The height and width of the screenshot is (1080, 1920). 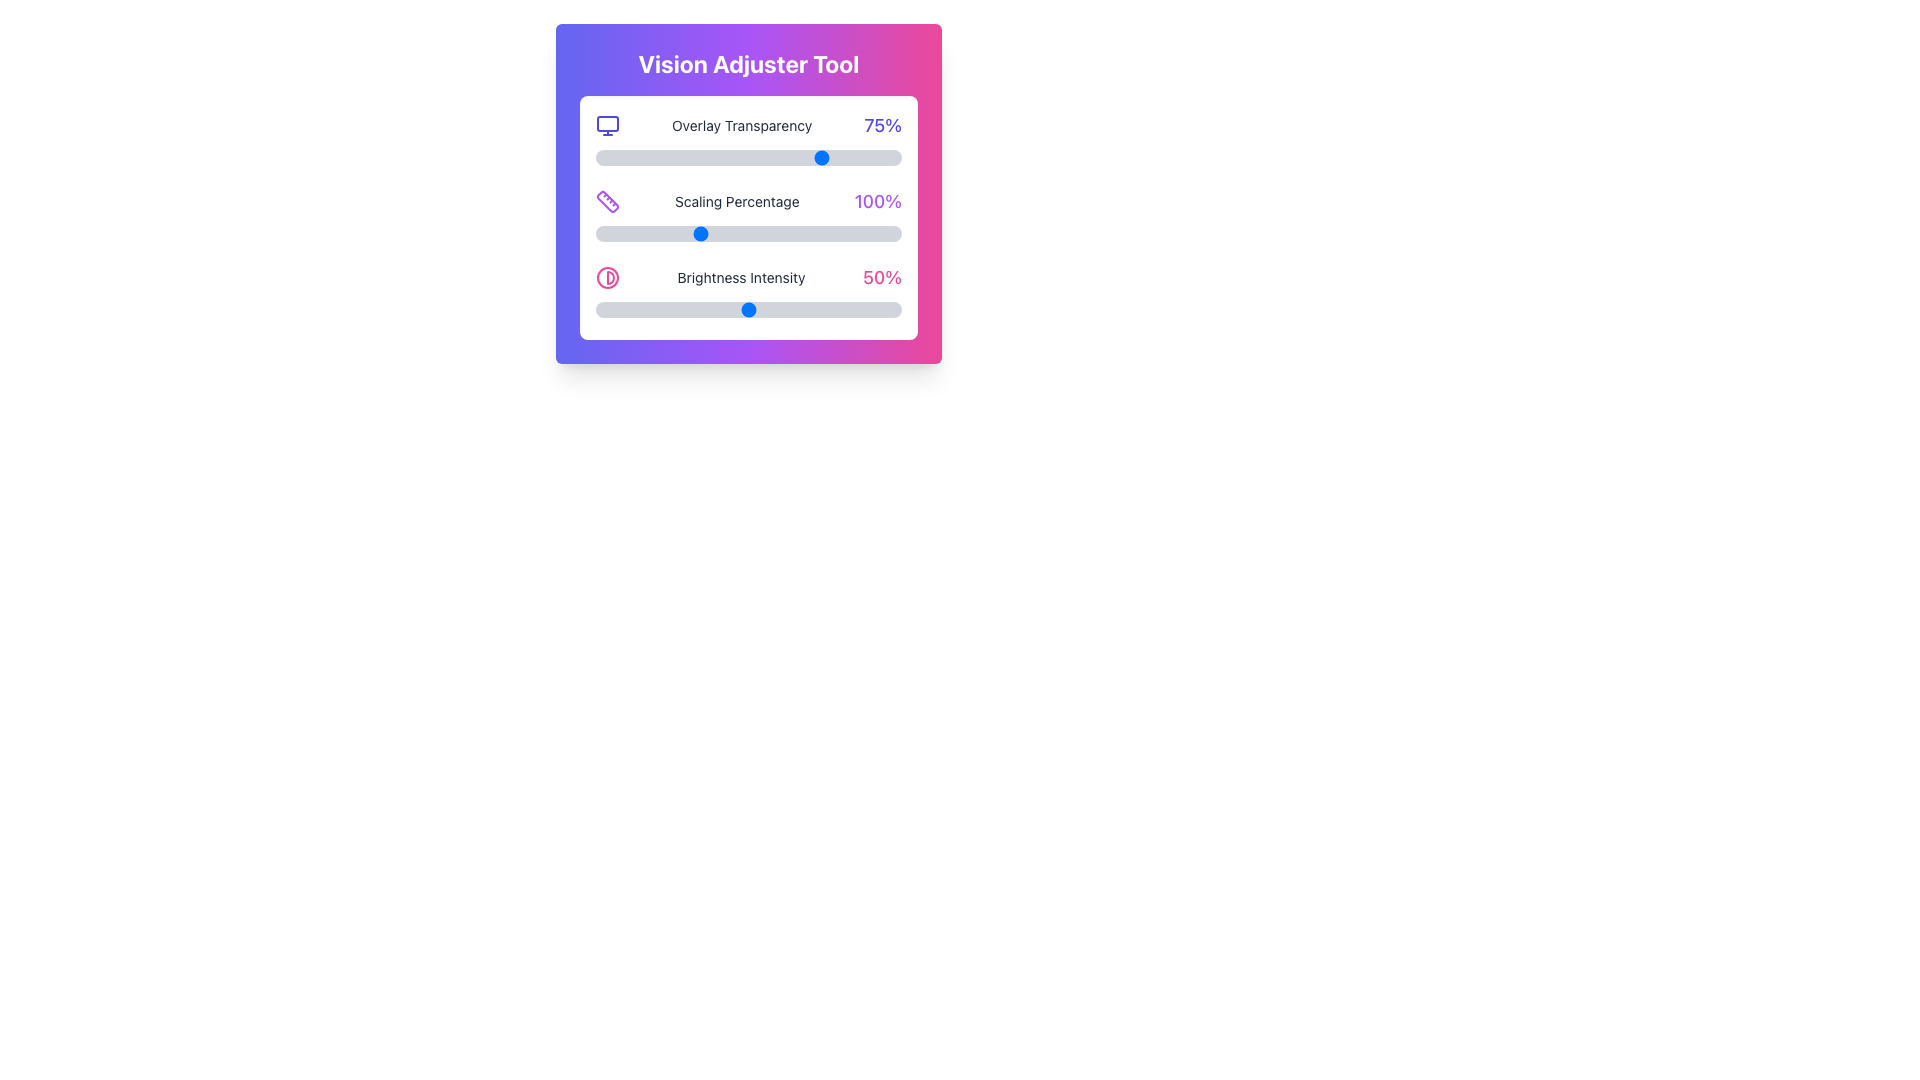 What do you see at coordinates (740, 277) in the screenshot?
I see `the 'Brightness Intensity' label that displays the text in dark-gray color, located within the brightness settings group` at bounding box center [740, 277].